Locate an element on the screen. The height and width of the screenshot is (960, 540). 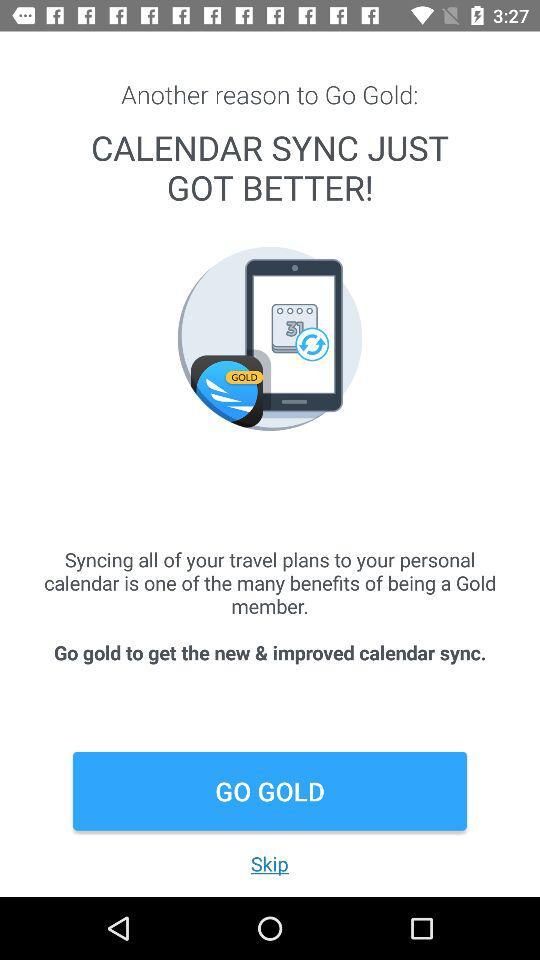
the skip icon is located at coordinates (269, 862).